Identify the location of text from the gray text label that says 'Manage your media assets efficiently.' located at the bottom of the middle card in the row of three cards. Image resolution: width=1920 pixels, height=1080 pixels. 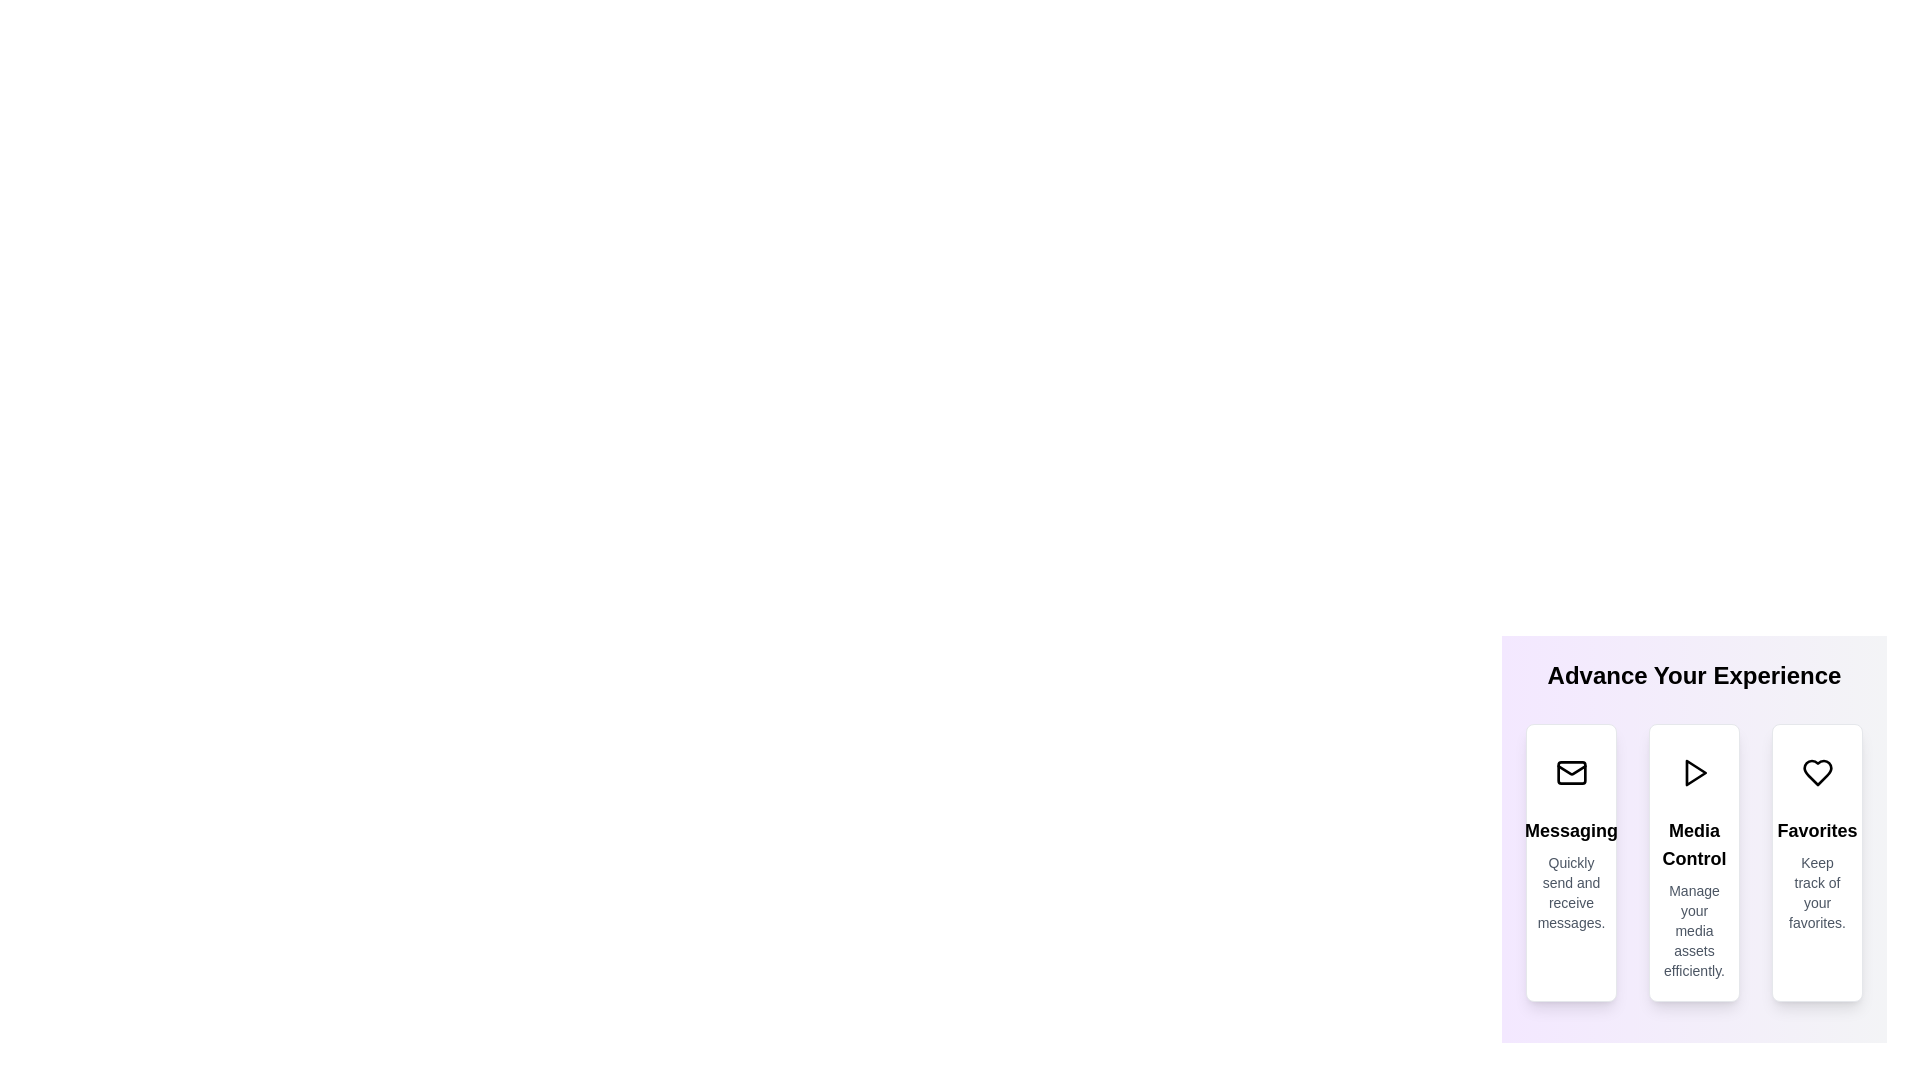
(1693, 930).